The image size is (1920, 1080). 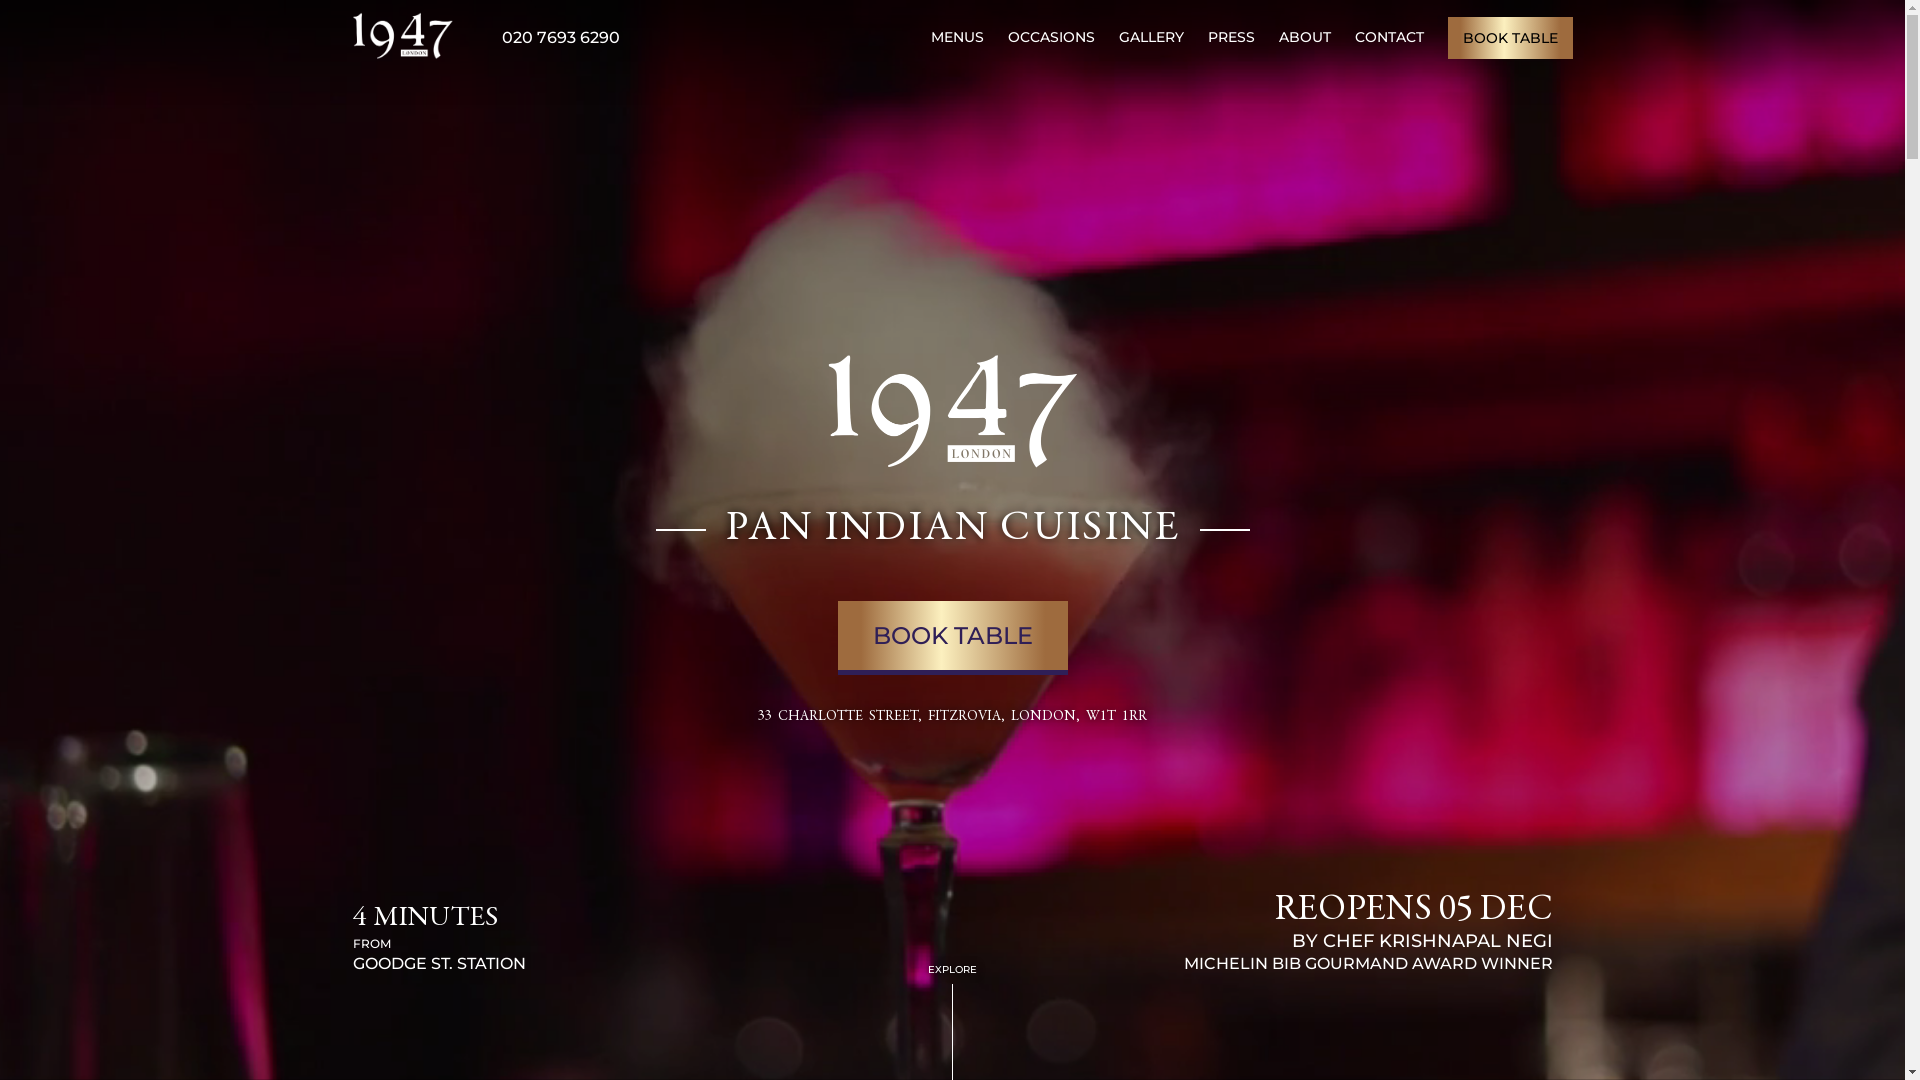 I want to click on 'CONTACT', so click(x=1387, y=37).